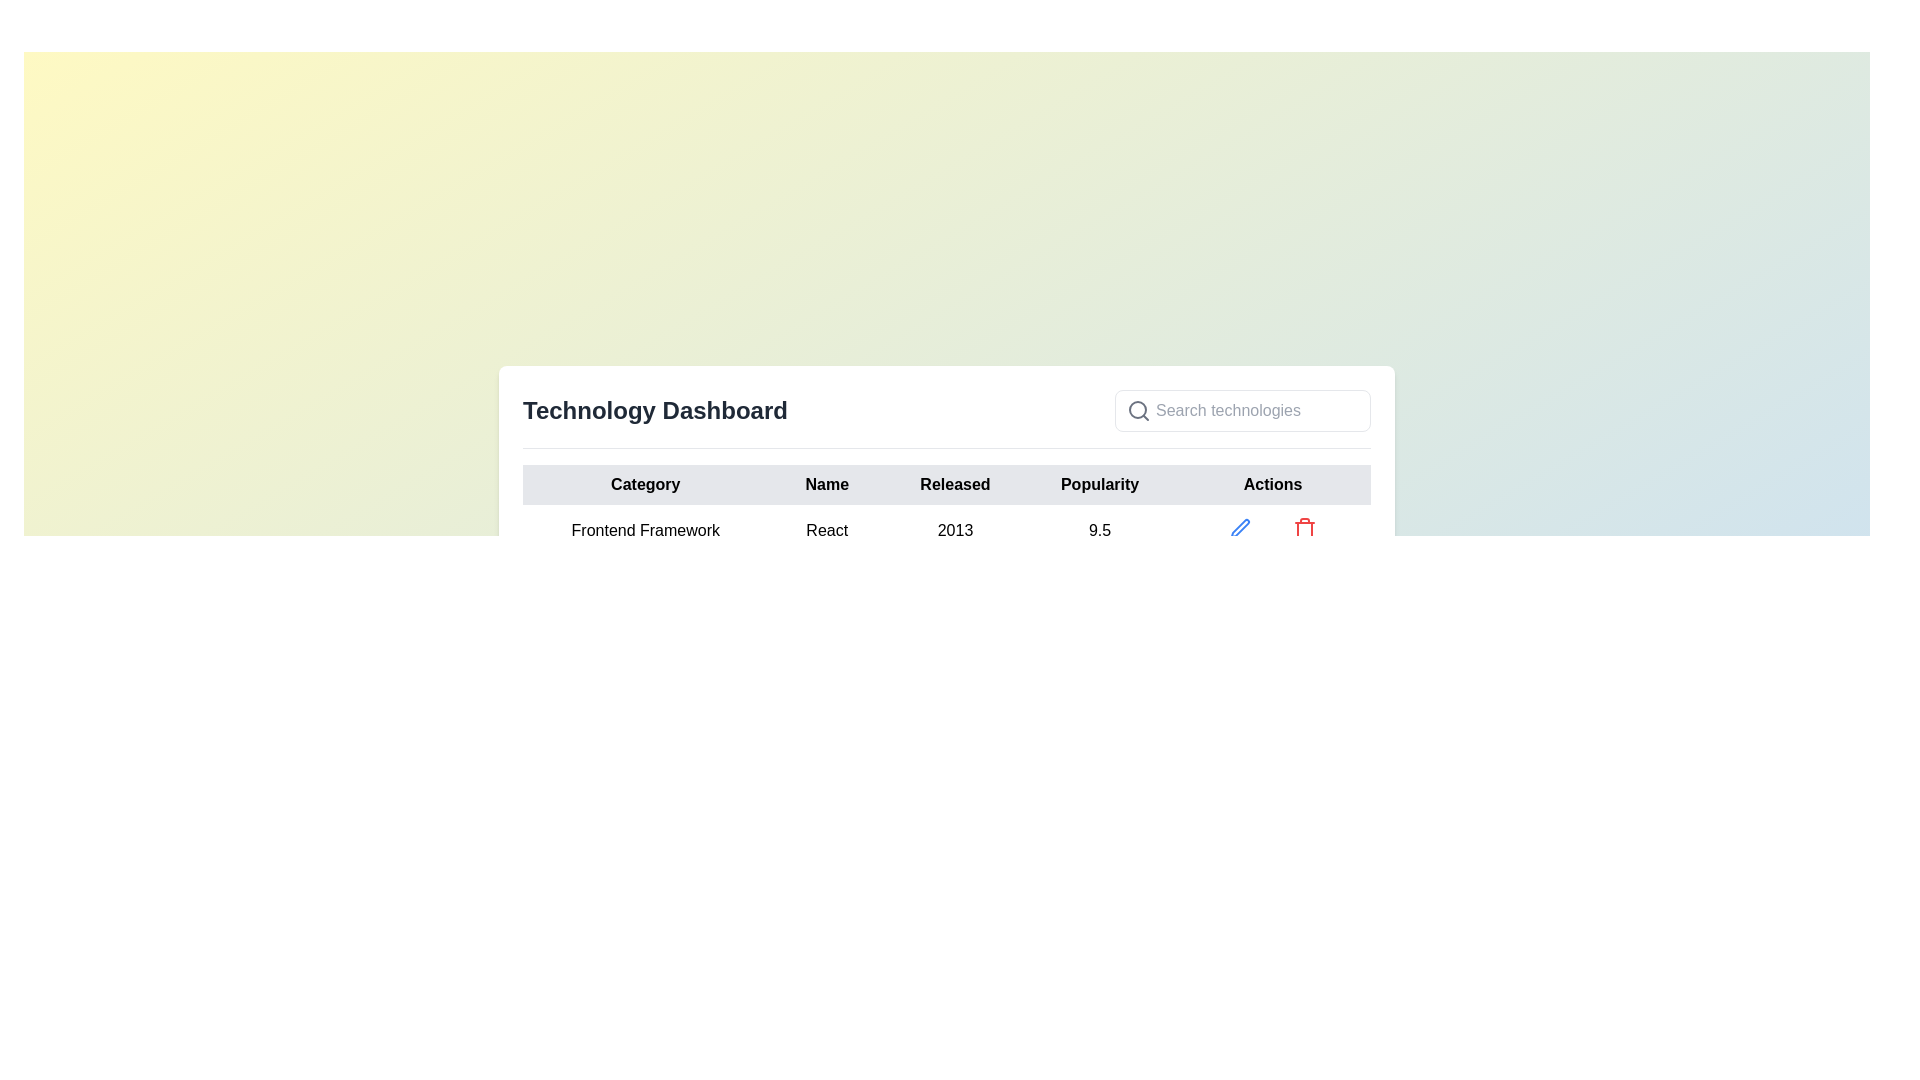  Describe the element at coordinates (954, 485) in the screenshot. I see `the header label indicating the release year or date in the table, which is the third column between 'Name' and 'Popularity'` at that location.